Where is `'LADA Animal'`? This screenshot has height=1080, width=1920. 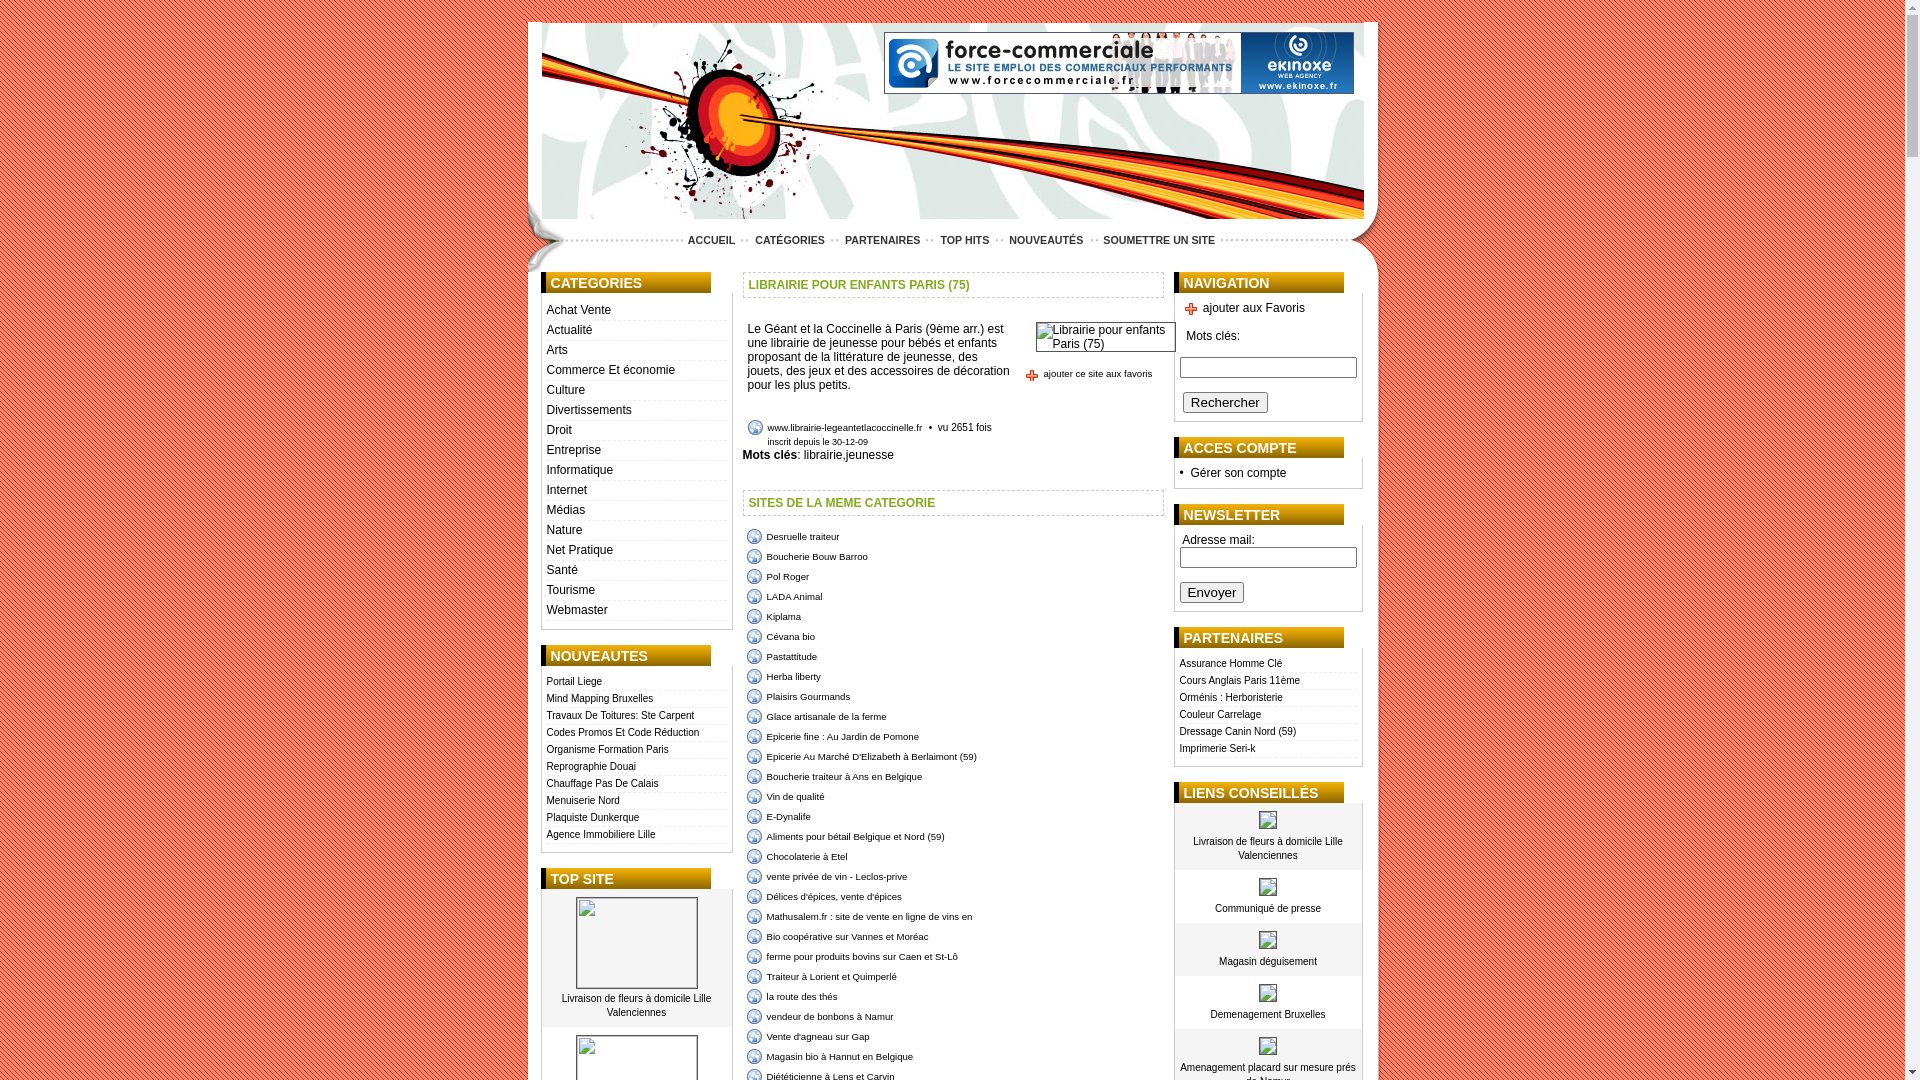 'LADA Animal' is located at coordinates (782, 595).